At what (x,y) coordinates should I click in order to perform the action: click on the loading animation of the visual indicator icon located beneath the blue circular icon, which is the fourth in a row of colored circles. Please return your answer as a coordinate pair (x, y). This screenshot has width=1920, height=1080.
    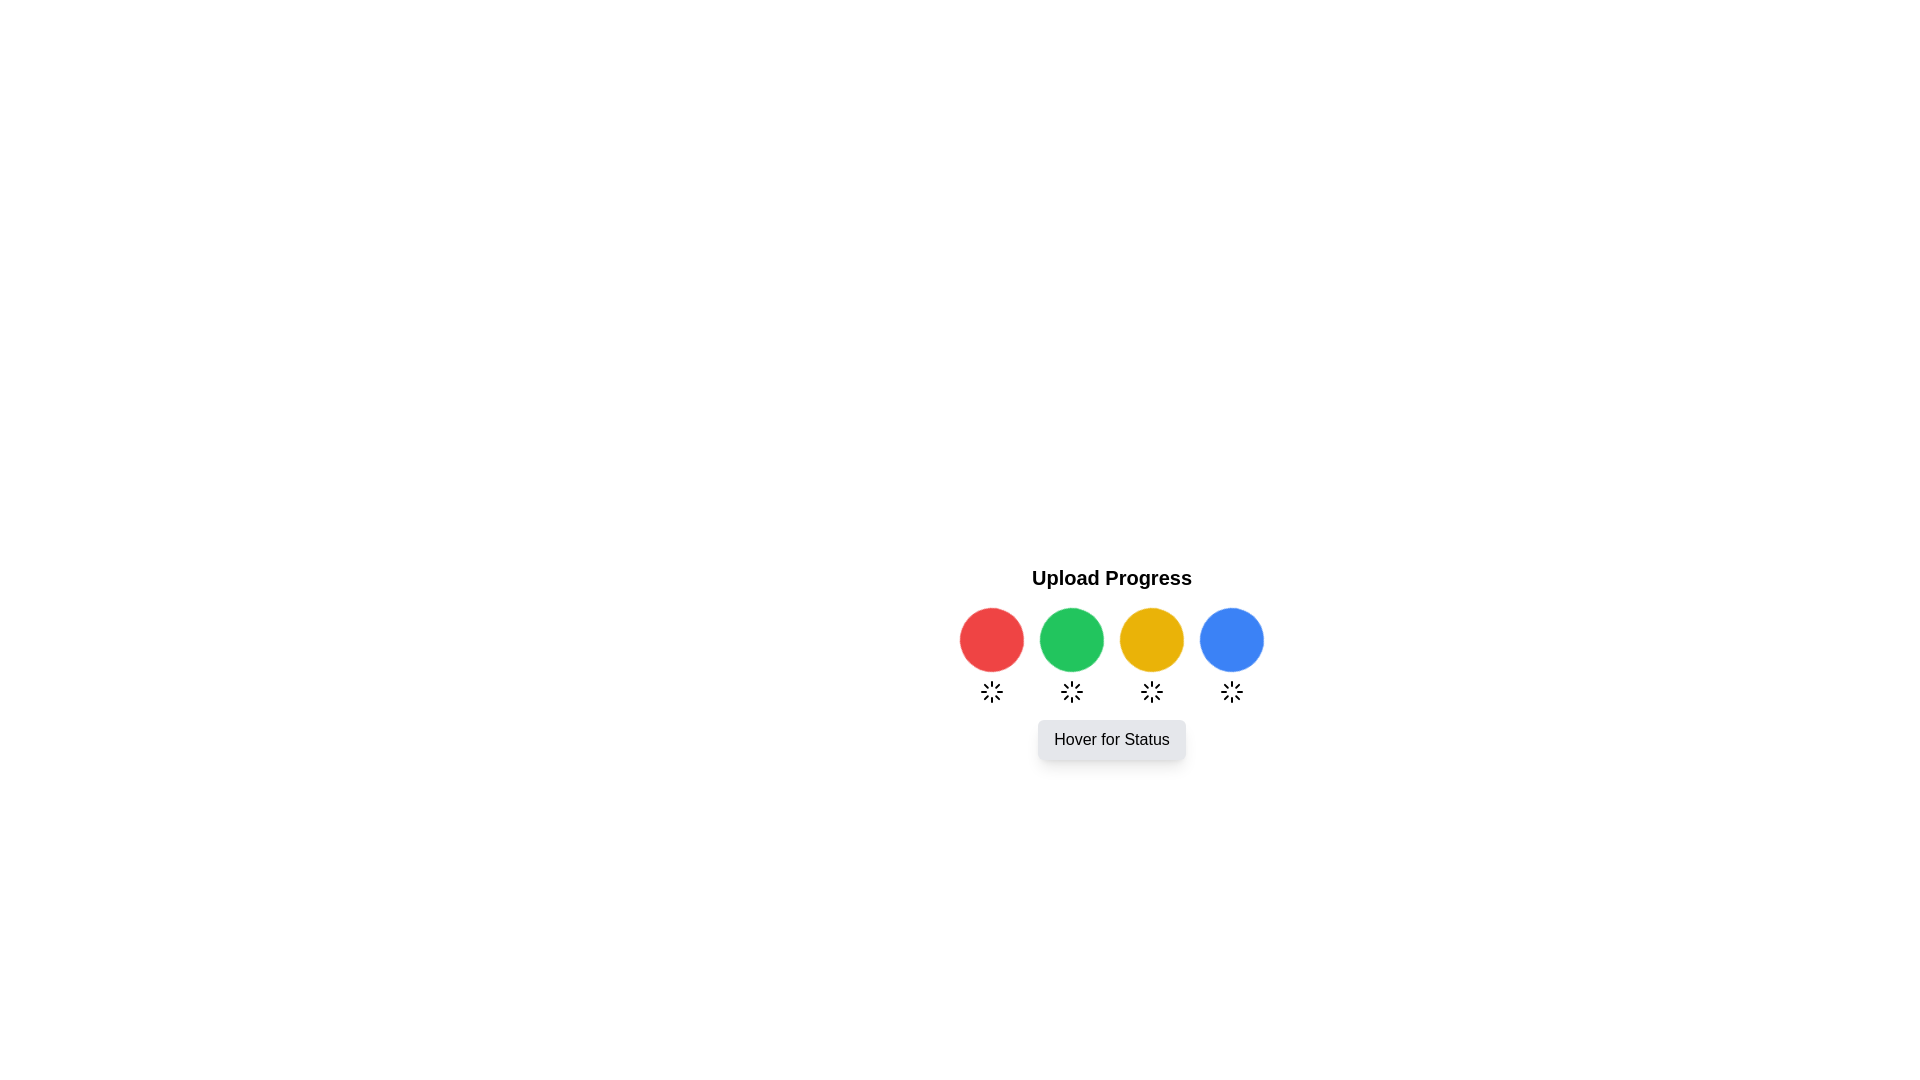
    Looking at the image, I should click on (1231, 690).